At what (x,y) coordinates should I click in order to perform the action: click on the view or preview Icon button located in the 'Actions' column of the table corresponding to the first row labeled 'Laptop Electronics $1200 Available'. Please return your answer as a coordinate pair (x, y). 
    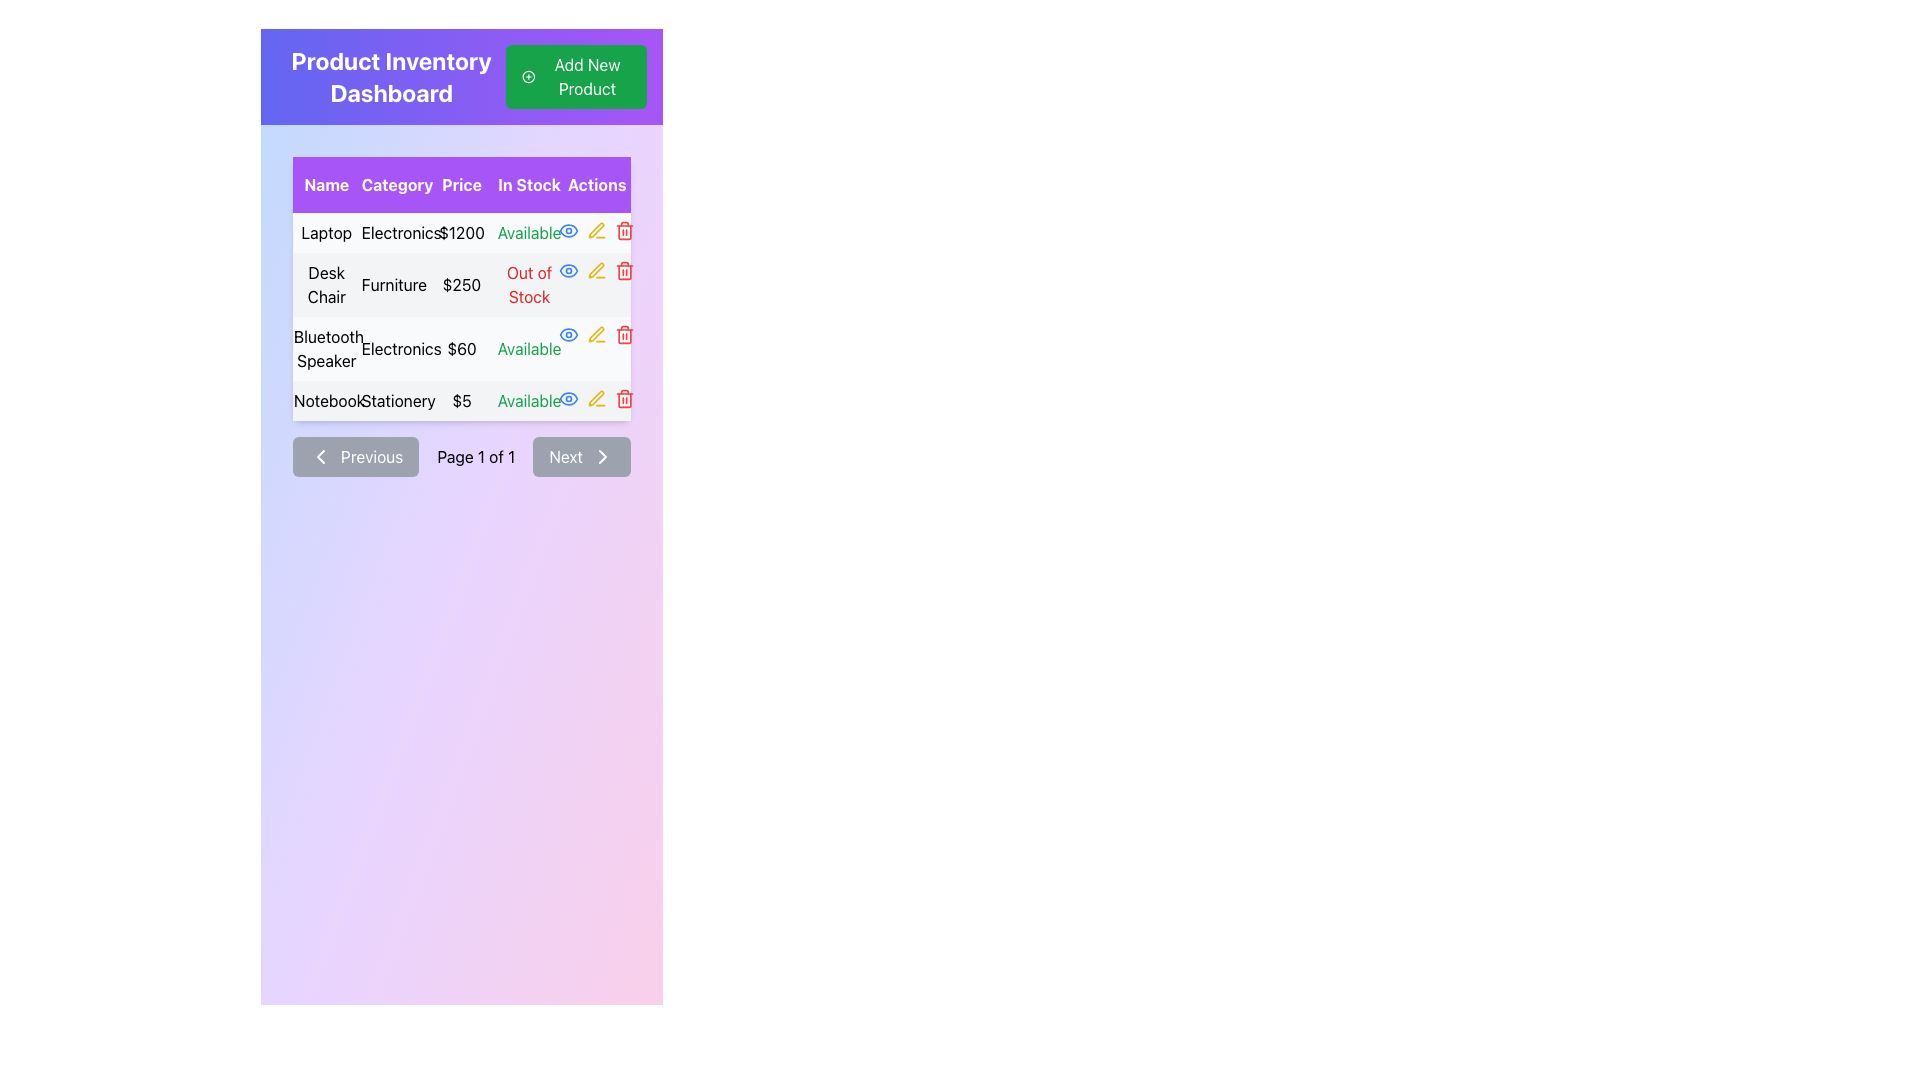
    Looking at the image, I should click on (568, 230).